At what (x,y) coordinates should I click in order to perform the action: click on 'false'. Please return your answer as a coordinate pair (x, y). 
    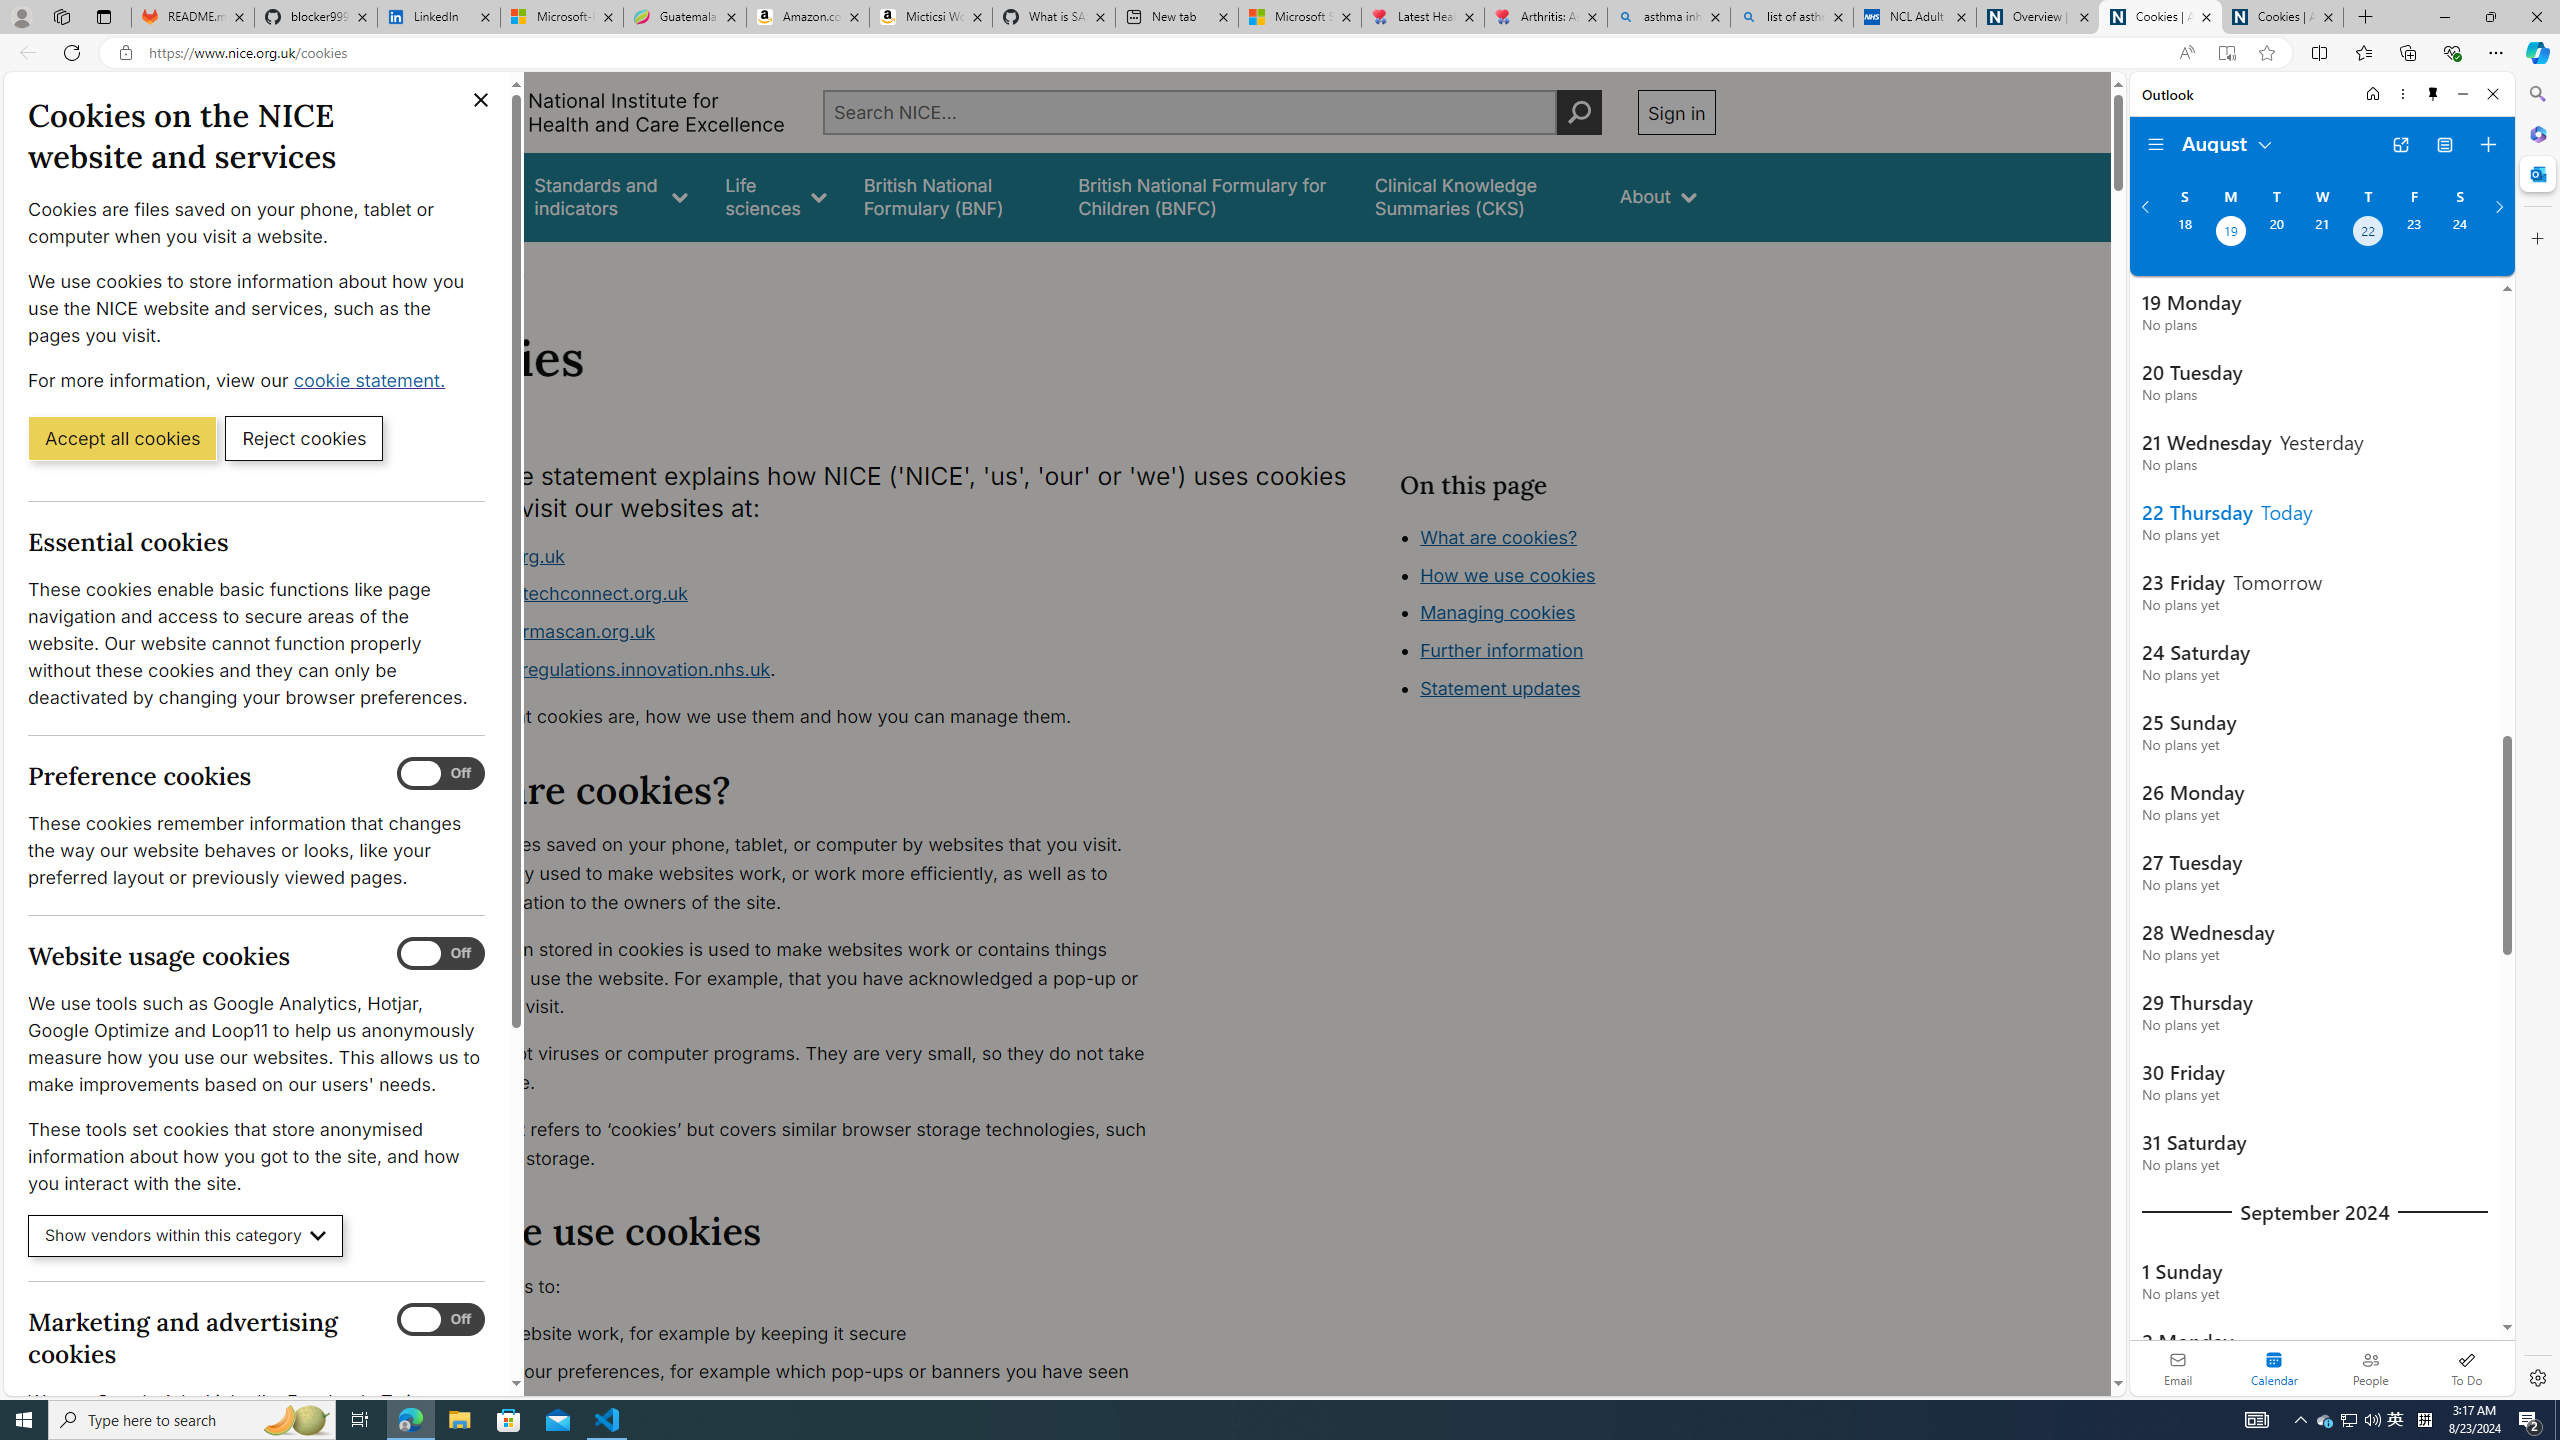
    Looking at the image, I should click on (1479, 196).